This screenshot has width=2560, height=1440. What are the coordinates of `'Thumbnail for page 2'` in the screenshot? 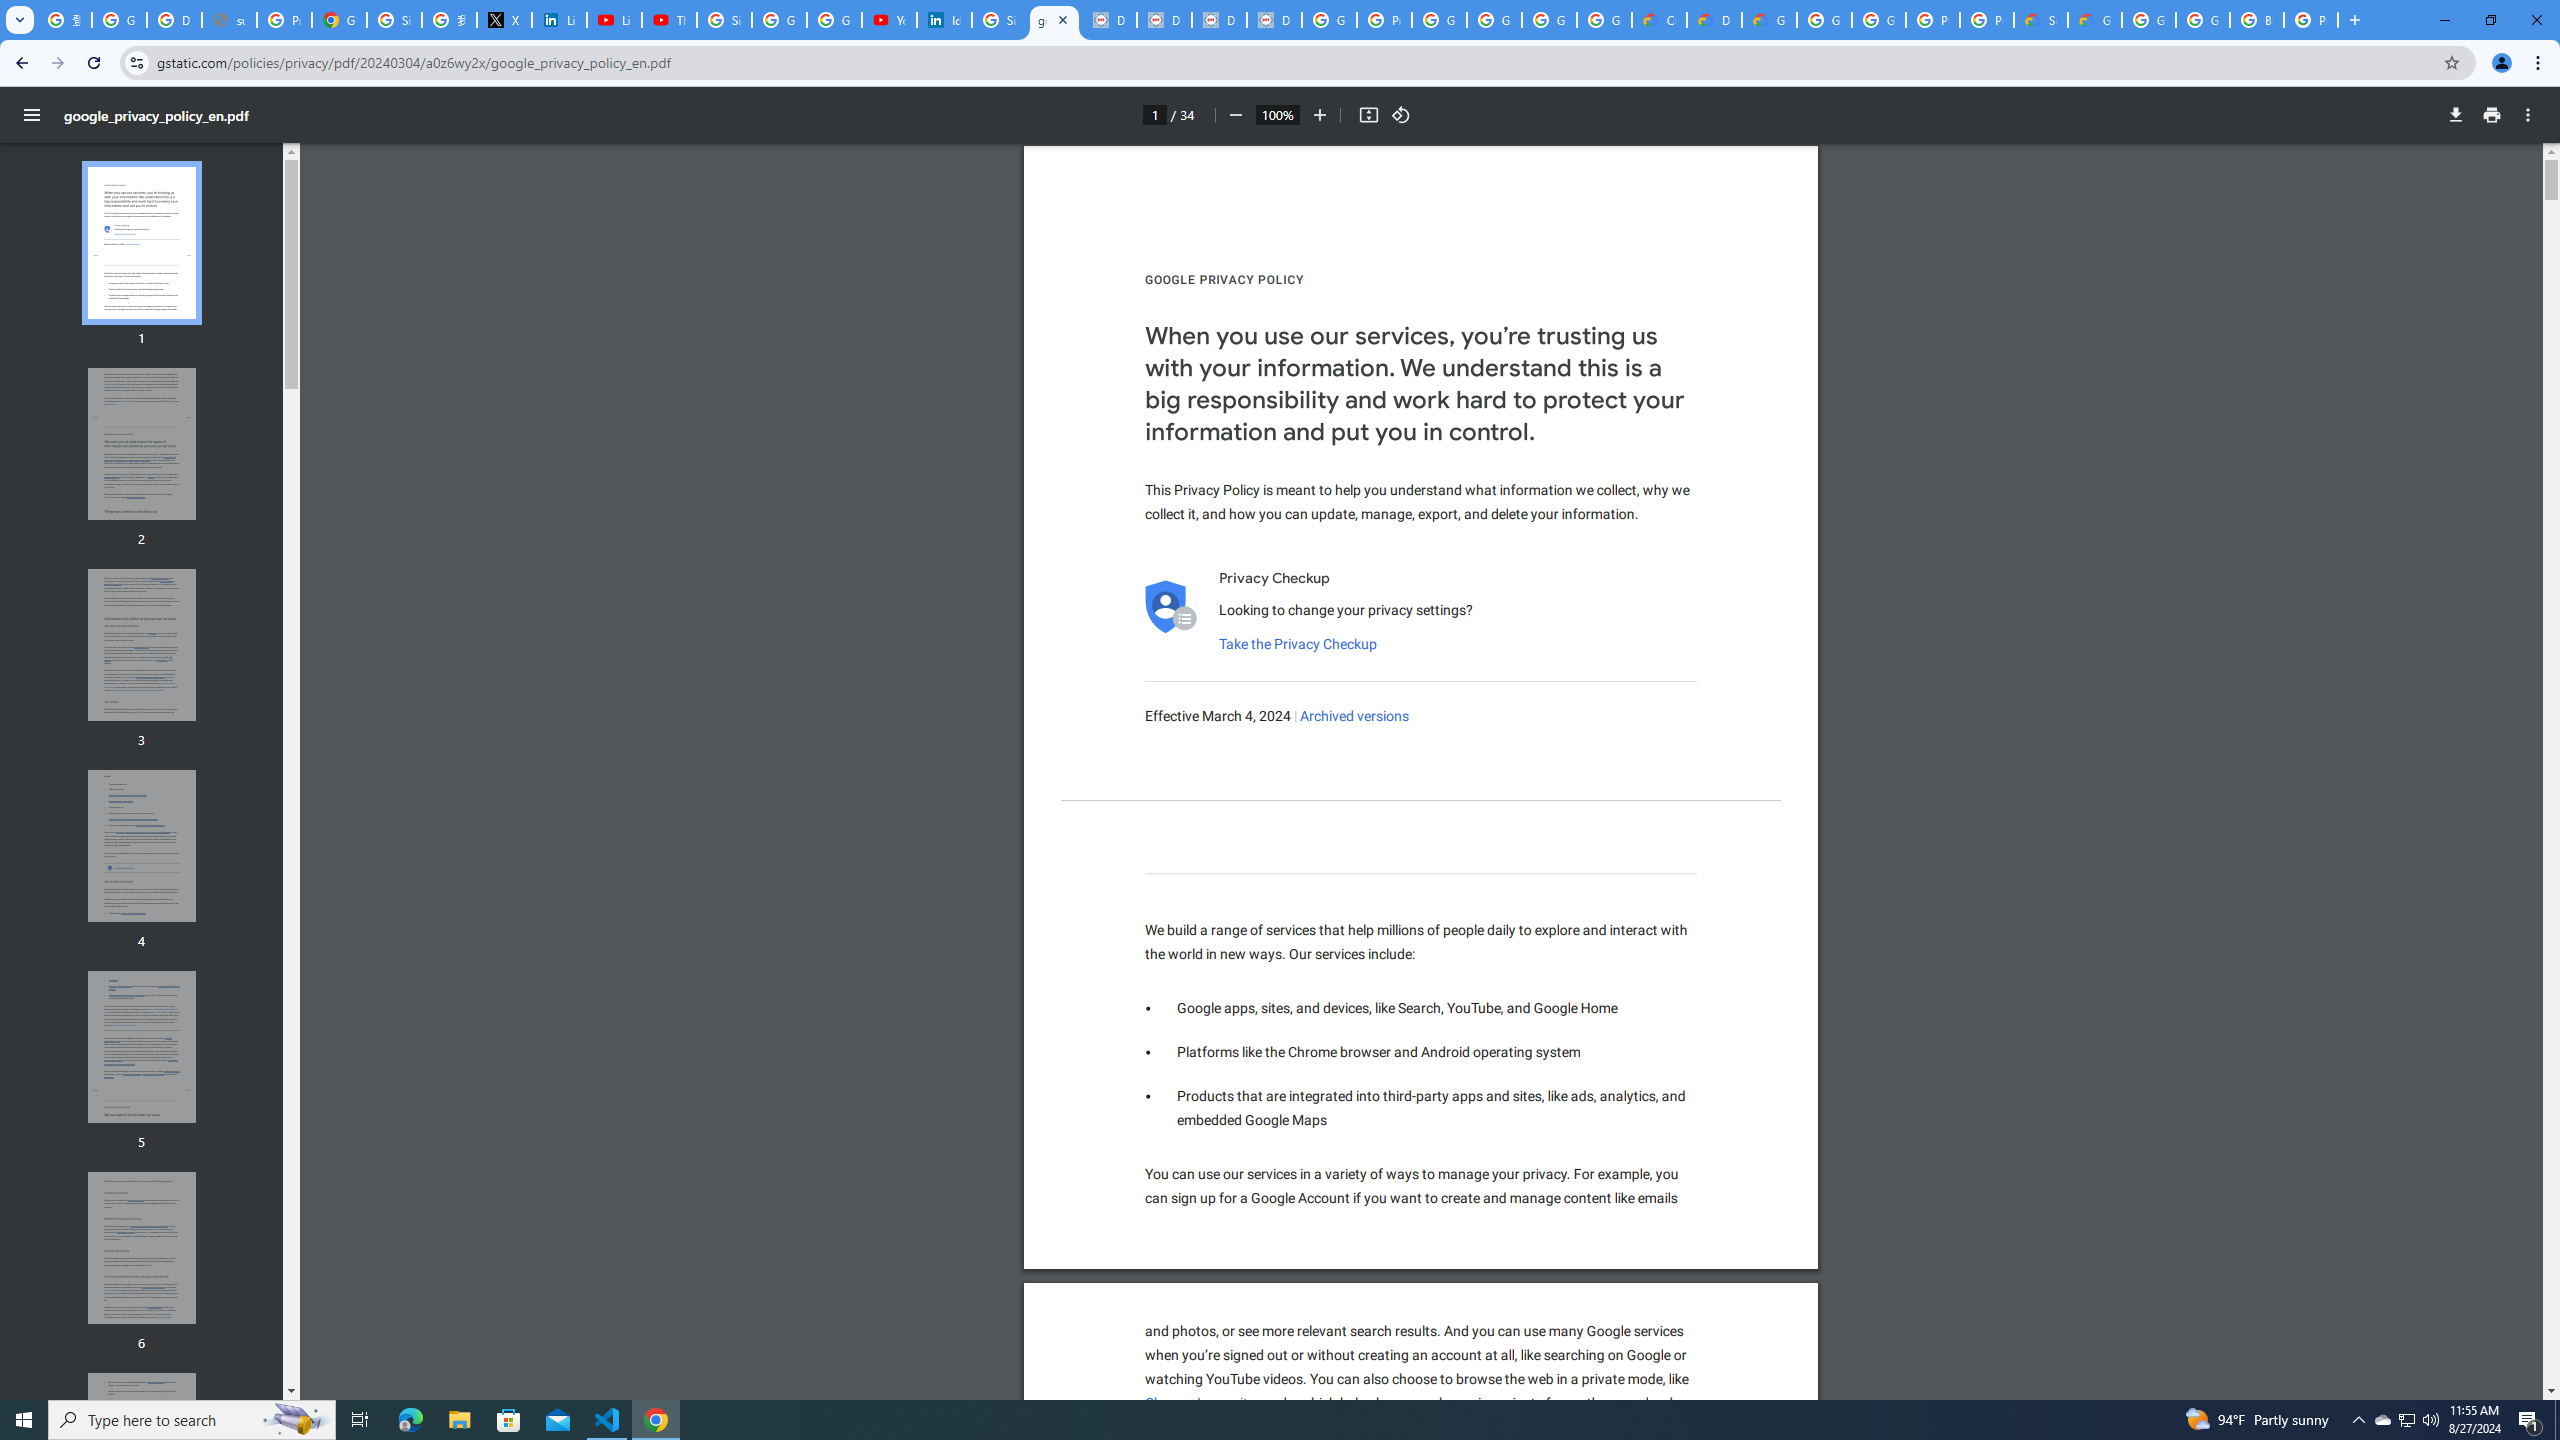 It's located at (142, 444).